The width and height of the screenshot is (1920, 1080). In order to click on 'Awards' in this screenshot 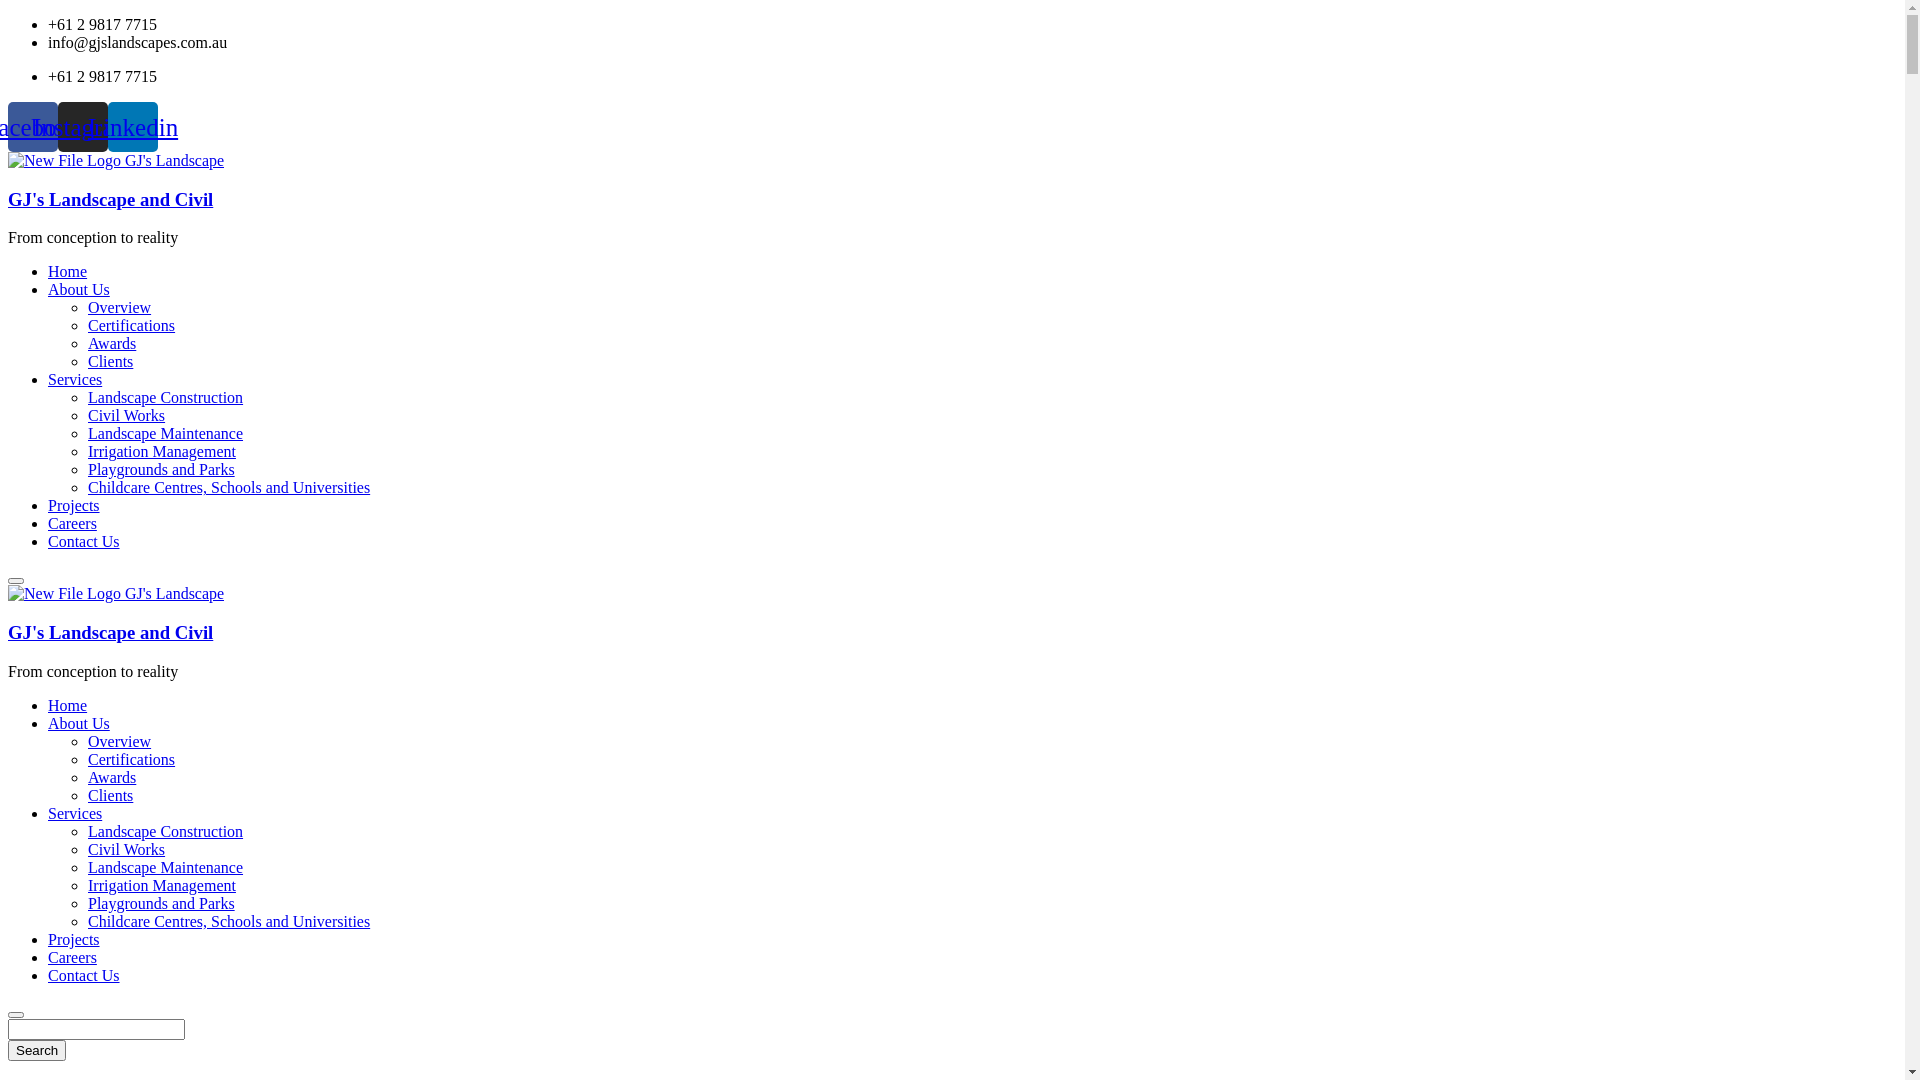, I will do `click(110, 342)`.